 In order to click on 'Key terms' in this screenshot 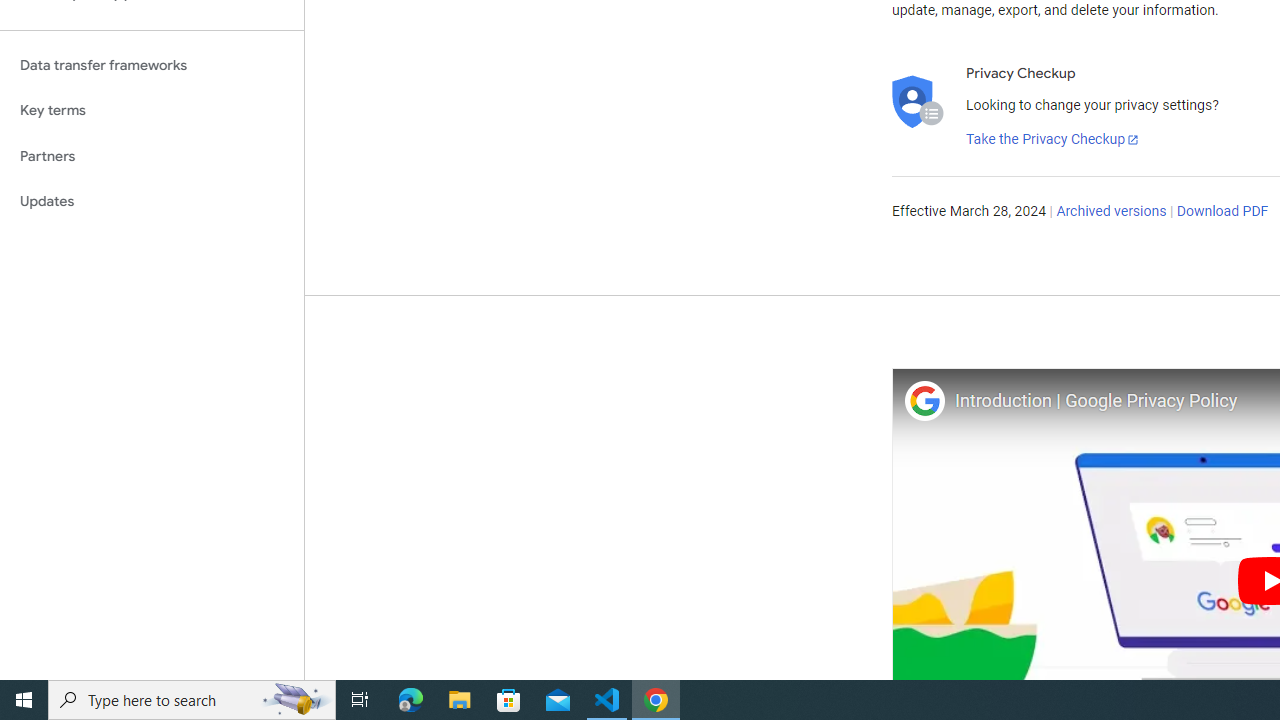, I will do `click(151, 110)`.